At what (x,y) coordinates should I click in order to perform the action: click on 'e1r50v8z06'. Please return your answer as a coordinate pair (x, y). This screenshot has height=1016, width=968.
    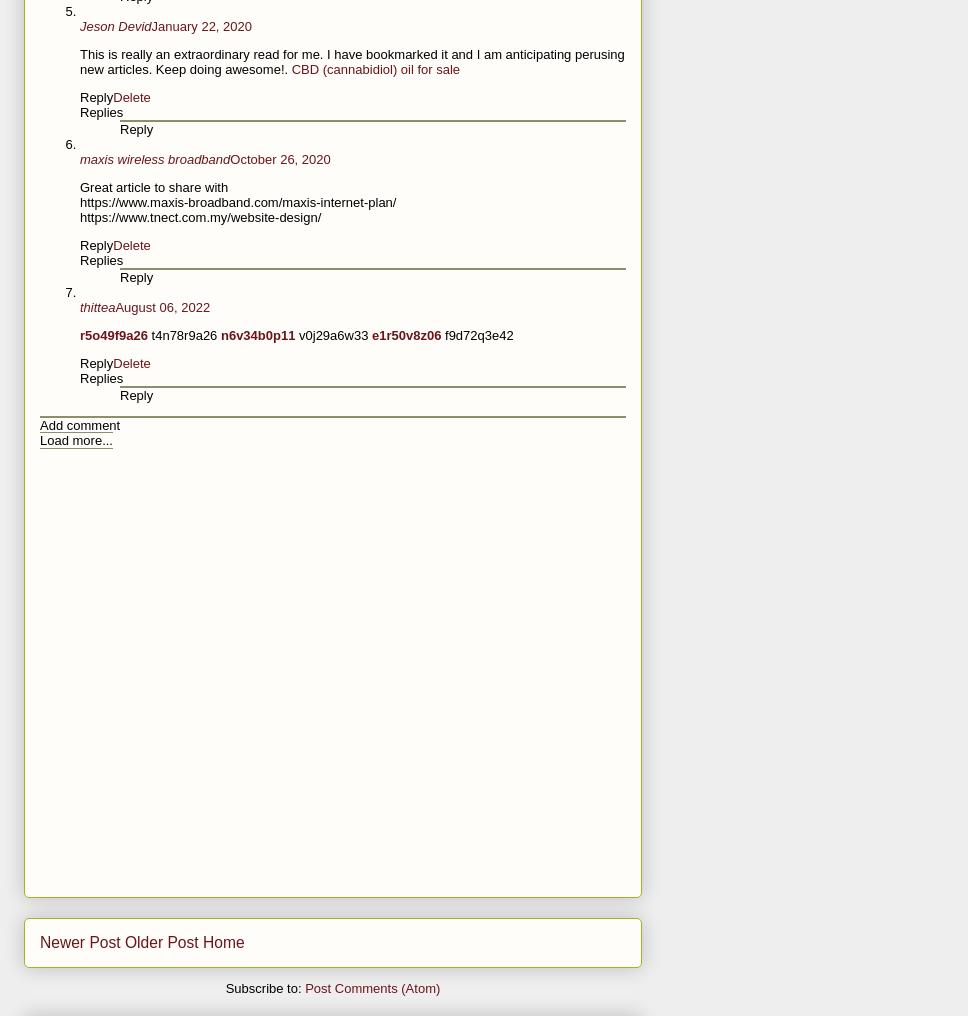
    Looking at the image, I should click on (408, 335).